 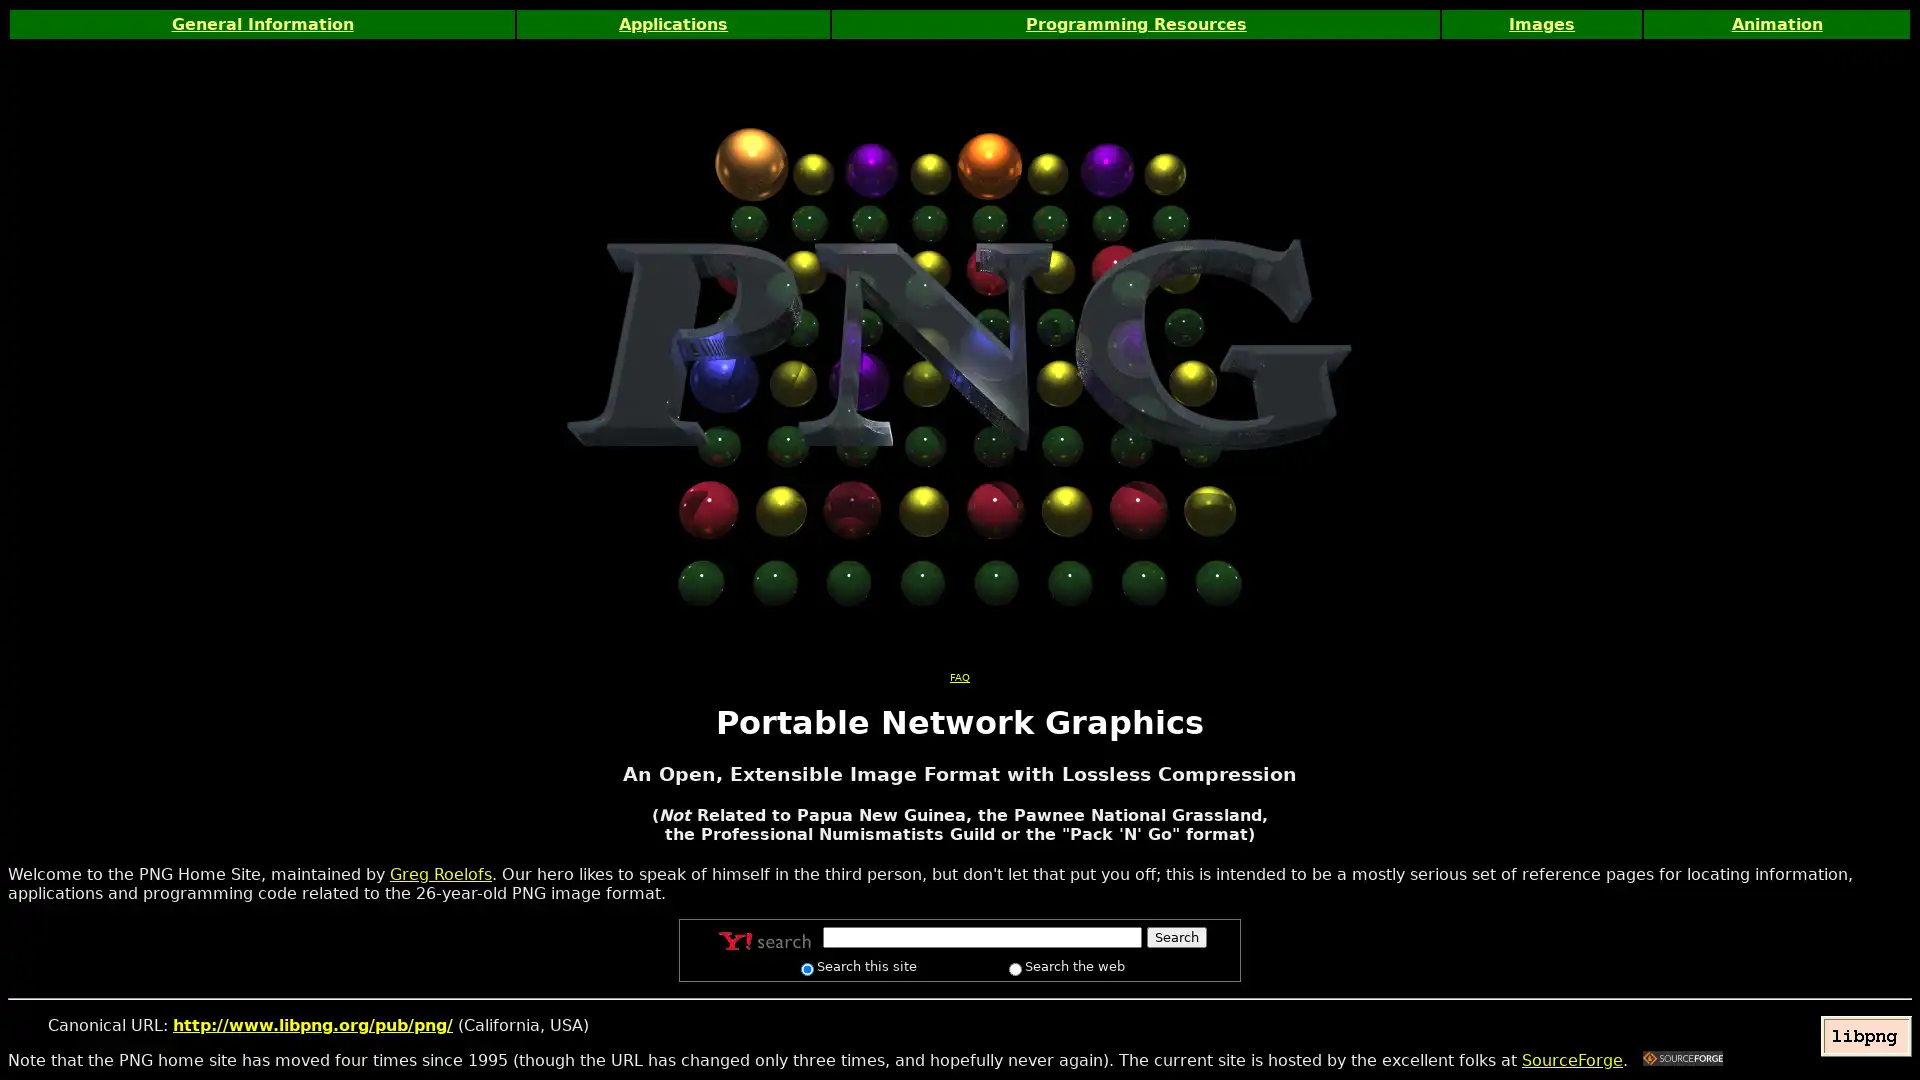 What do you see at coordinates (1176, 937) in the screenshot?
I see `Search` at bounding box center [1176, 937].